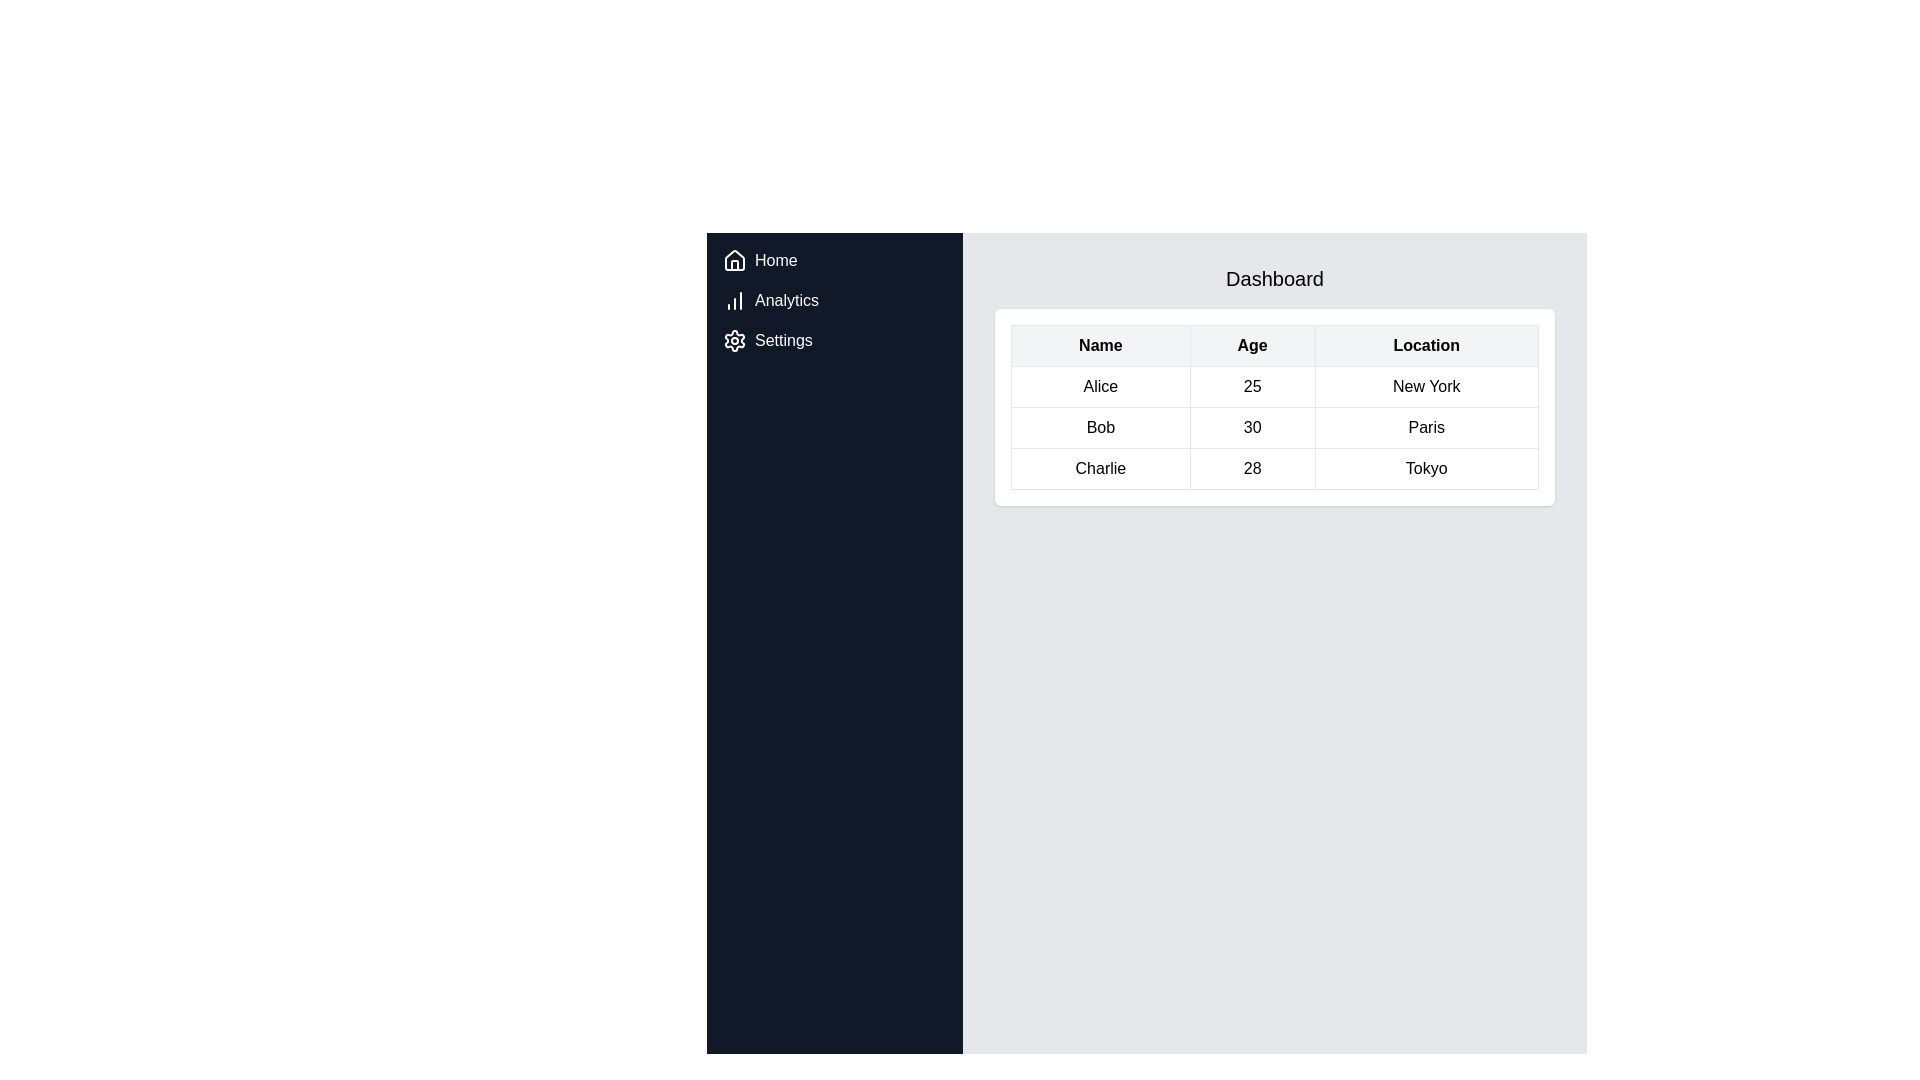  Describe the element at coordinates (1099, 427) in the screenshot. I see `the text display element showing the name 'Bob' in black text on a white background, located in the second row and first column of the table labeled 'Name.'` at that location.